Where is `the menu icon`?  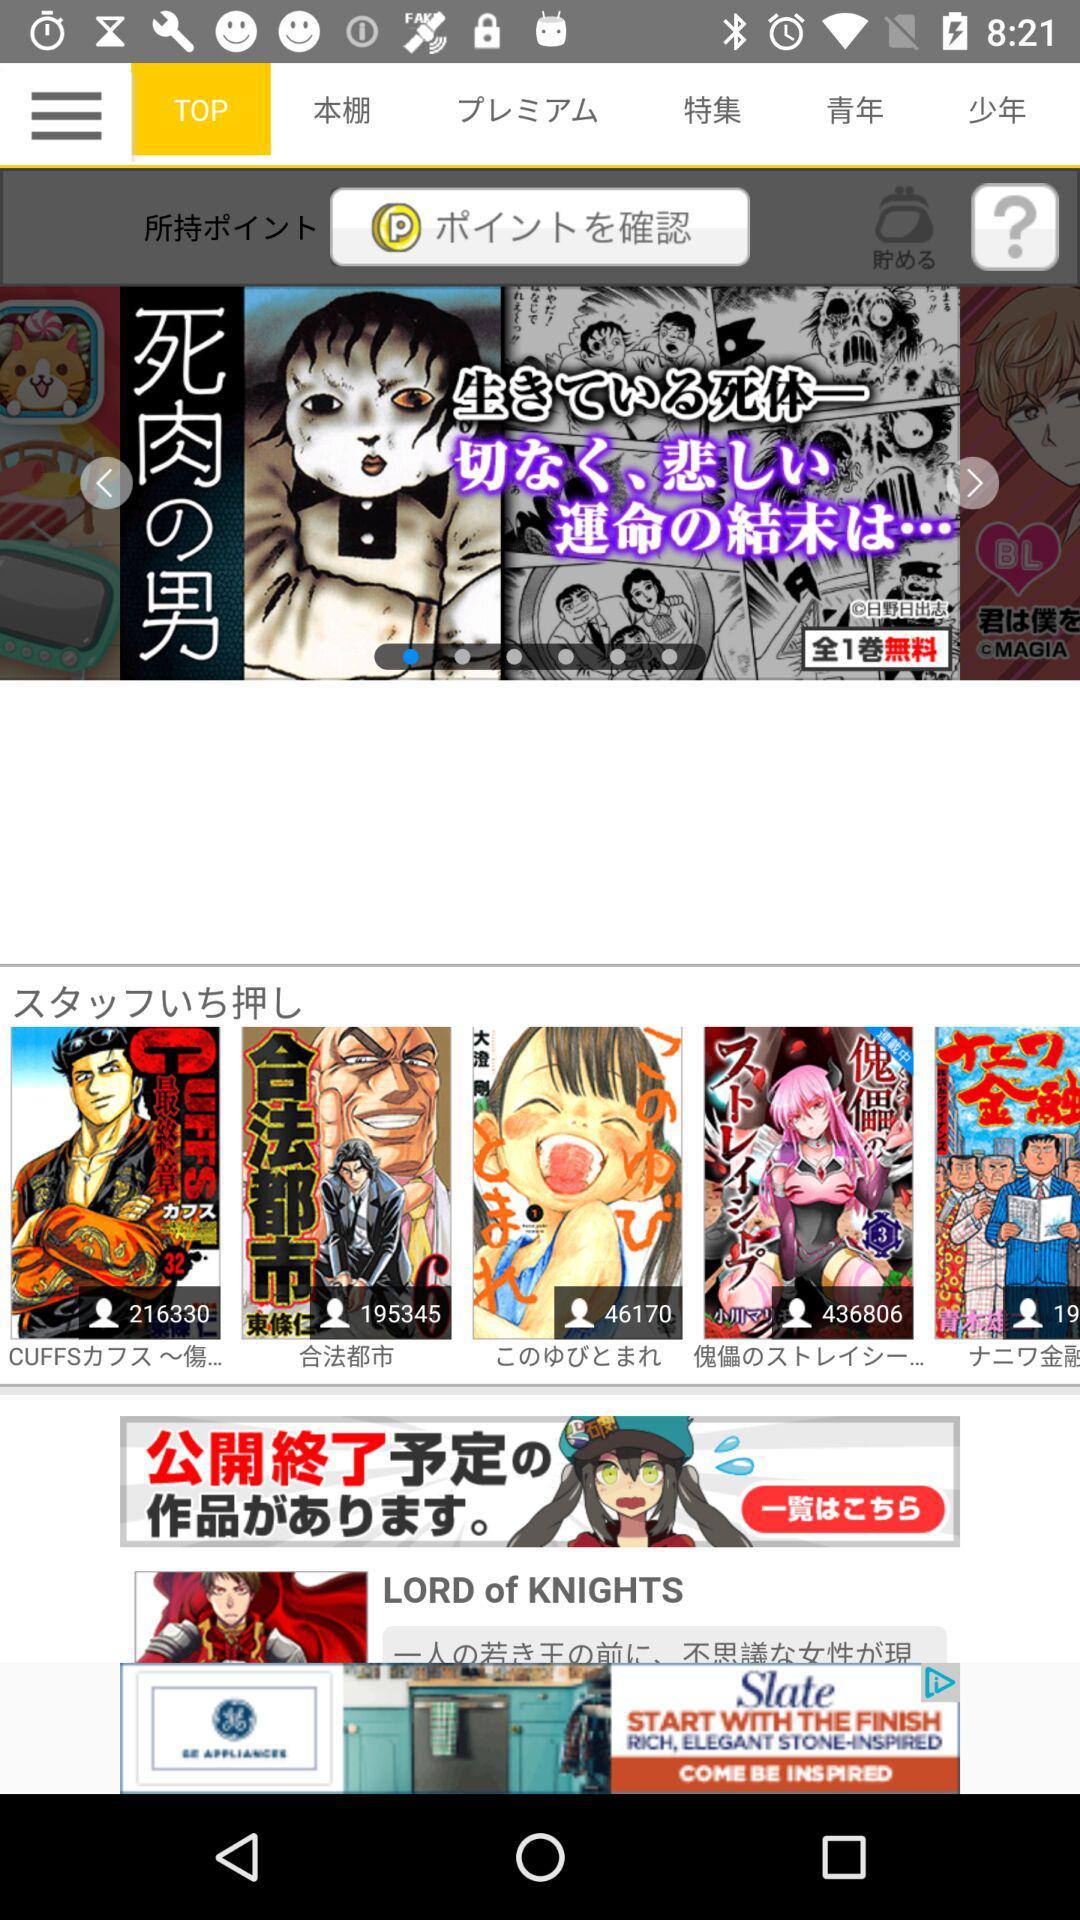 the menu icon is located at coordinates (68, 114).